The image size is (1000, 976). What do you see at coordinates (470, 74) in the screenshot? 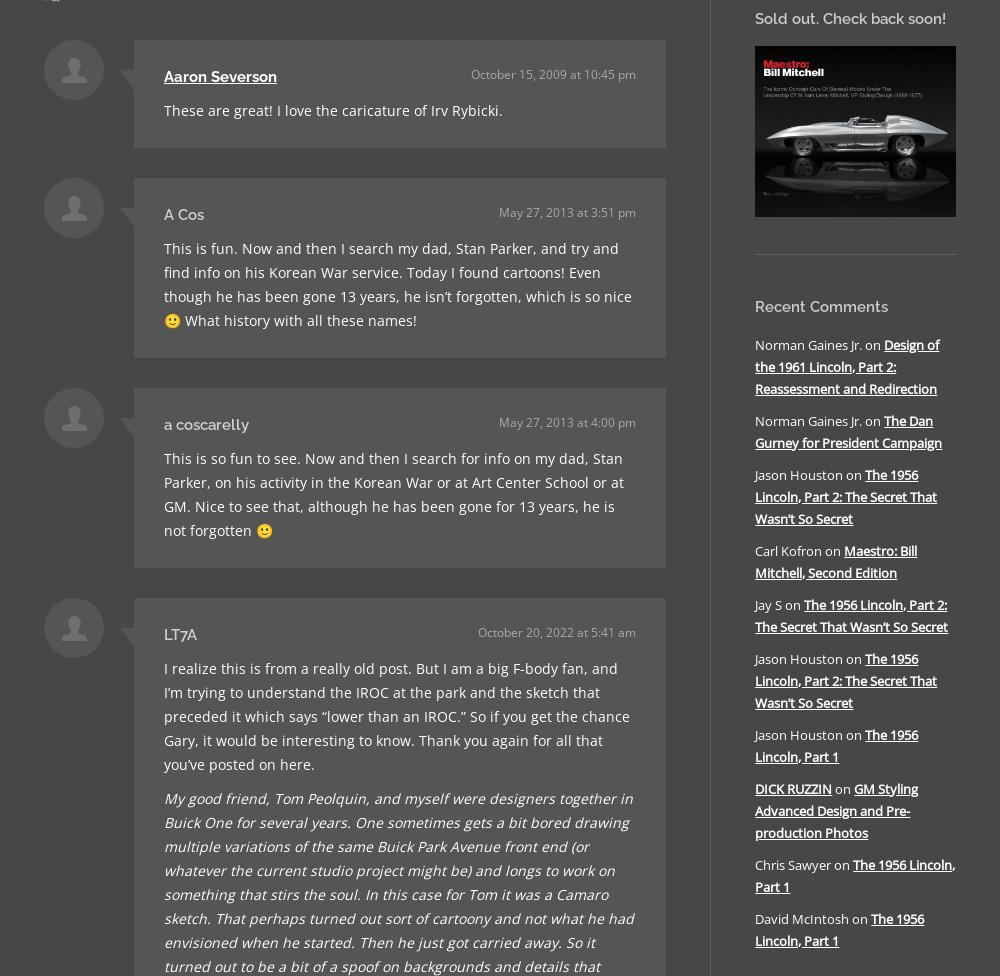
I see `'October 15, 2009 at 10:45 pm'` at bounding box center [470, 74].